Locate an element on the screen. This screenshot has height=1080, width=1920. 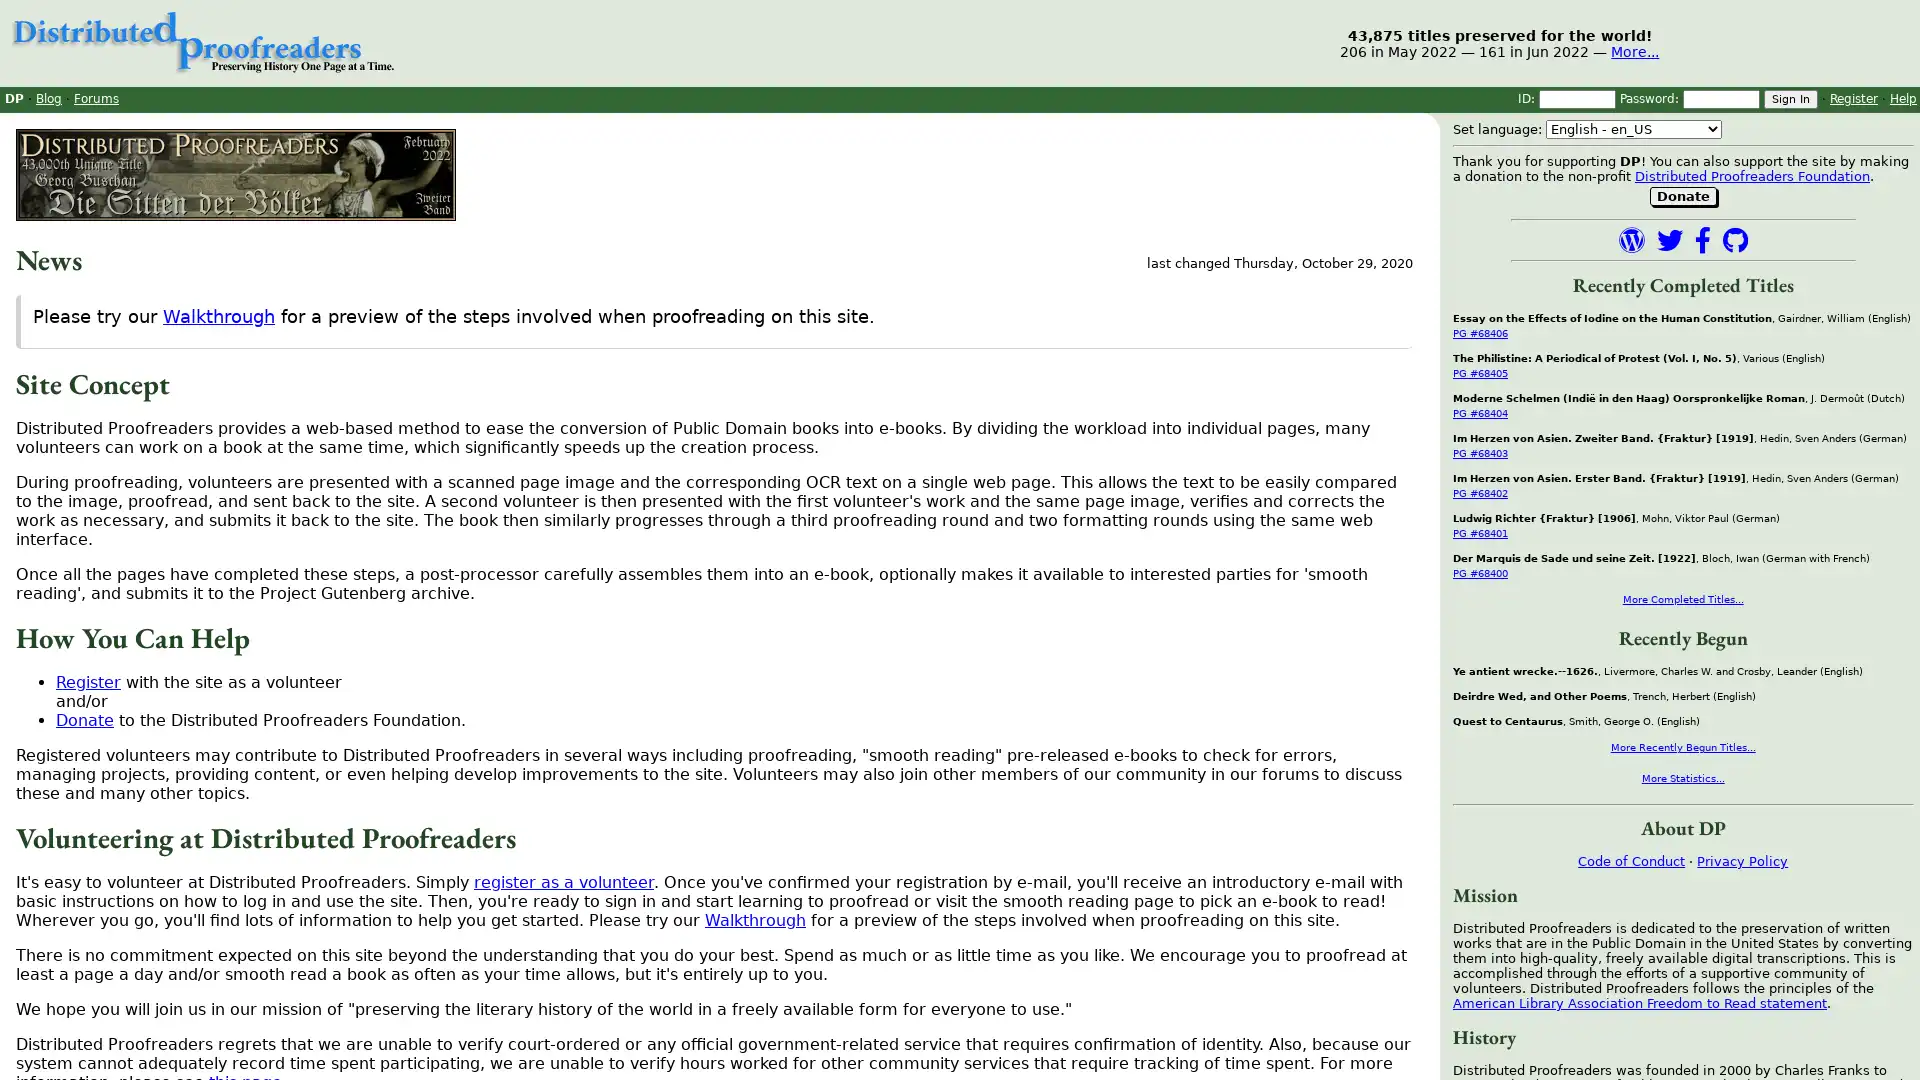
Sign In is located at coordinates (1790, 99).